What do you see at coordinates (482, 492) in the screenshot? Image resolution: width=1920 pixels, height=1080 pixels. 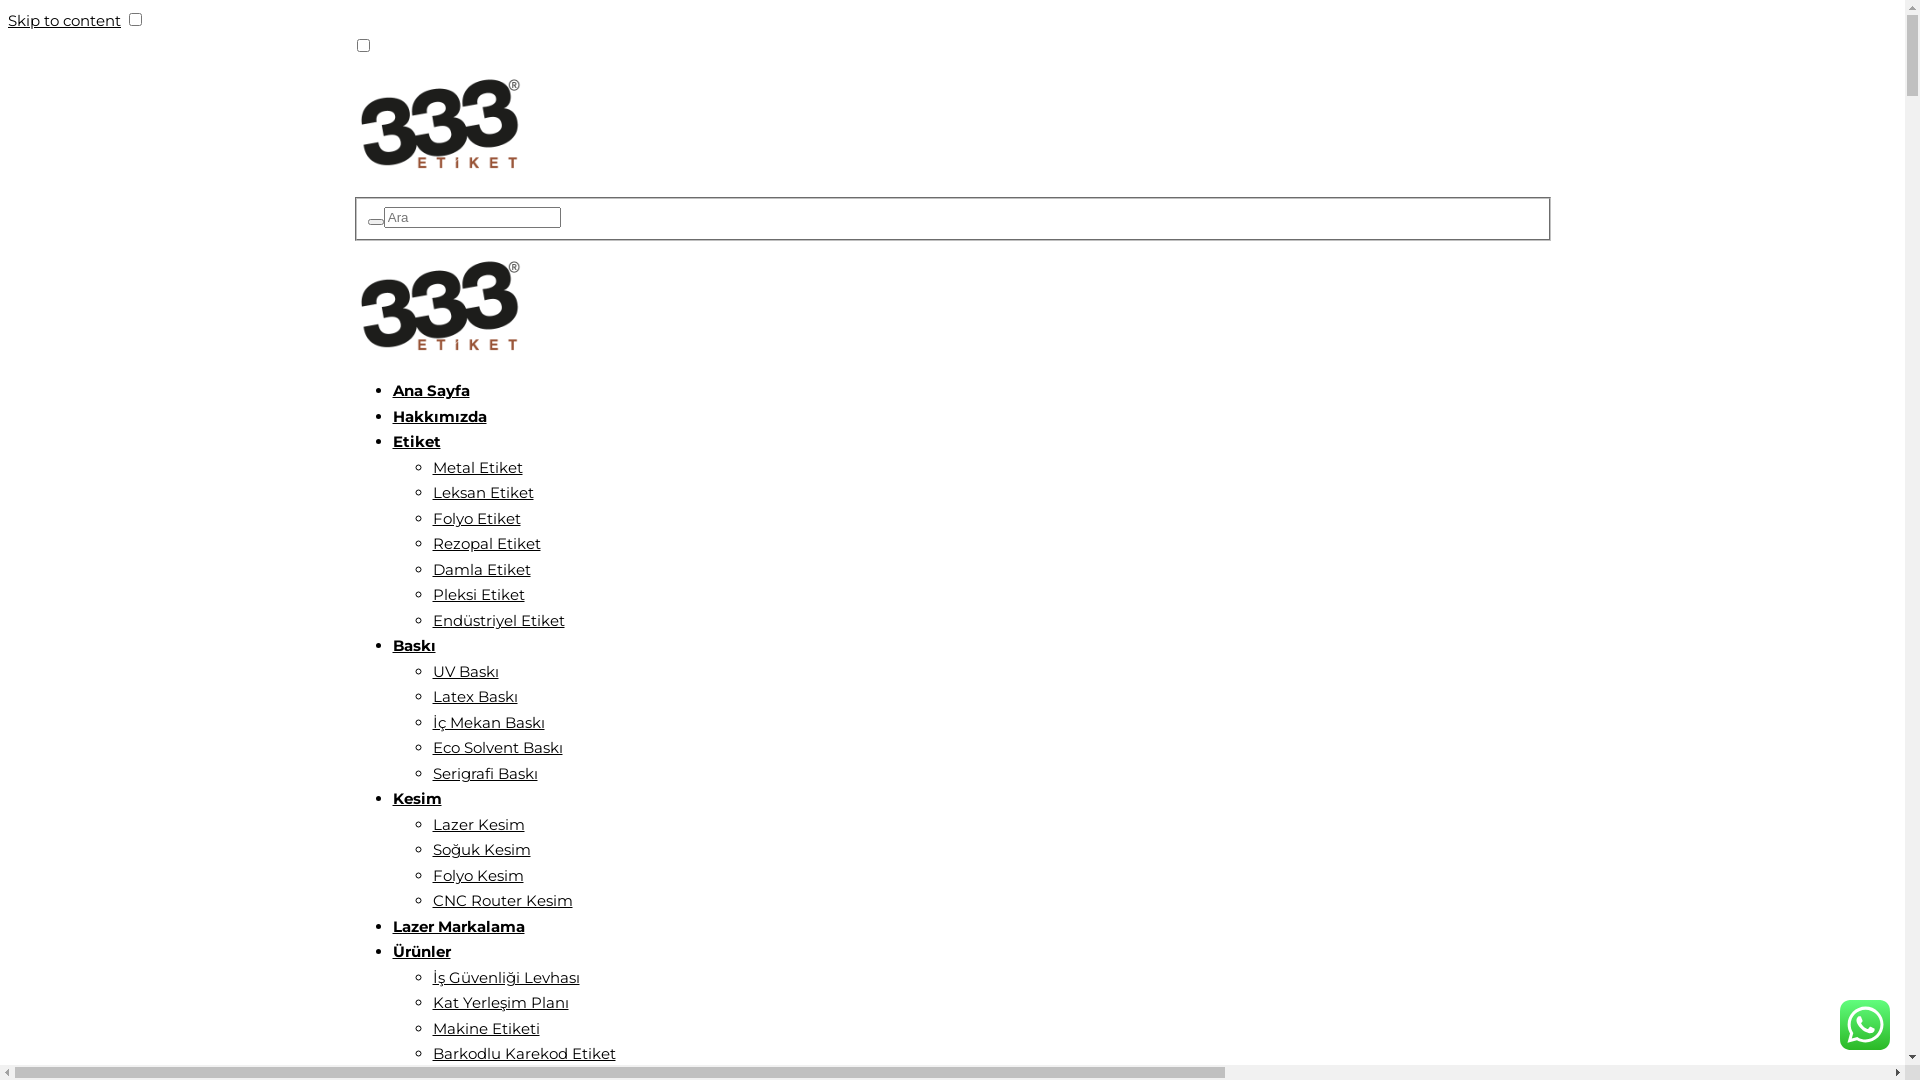 I see `'Leksan Etiket'` at bounding box center [482, 492].